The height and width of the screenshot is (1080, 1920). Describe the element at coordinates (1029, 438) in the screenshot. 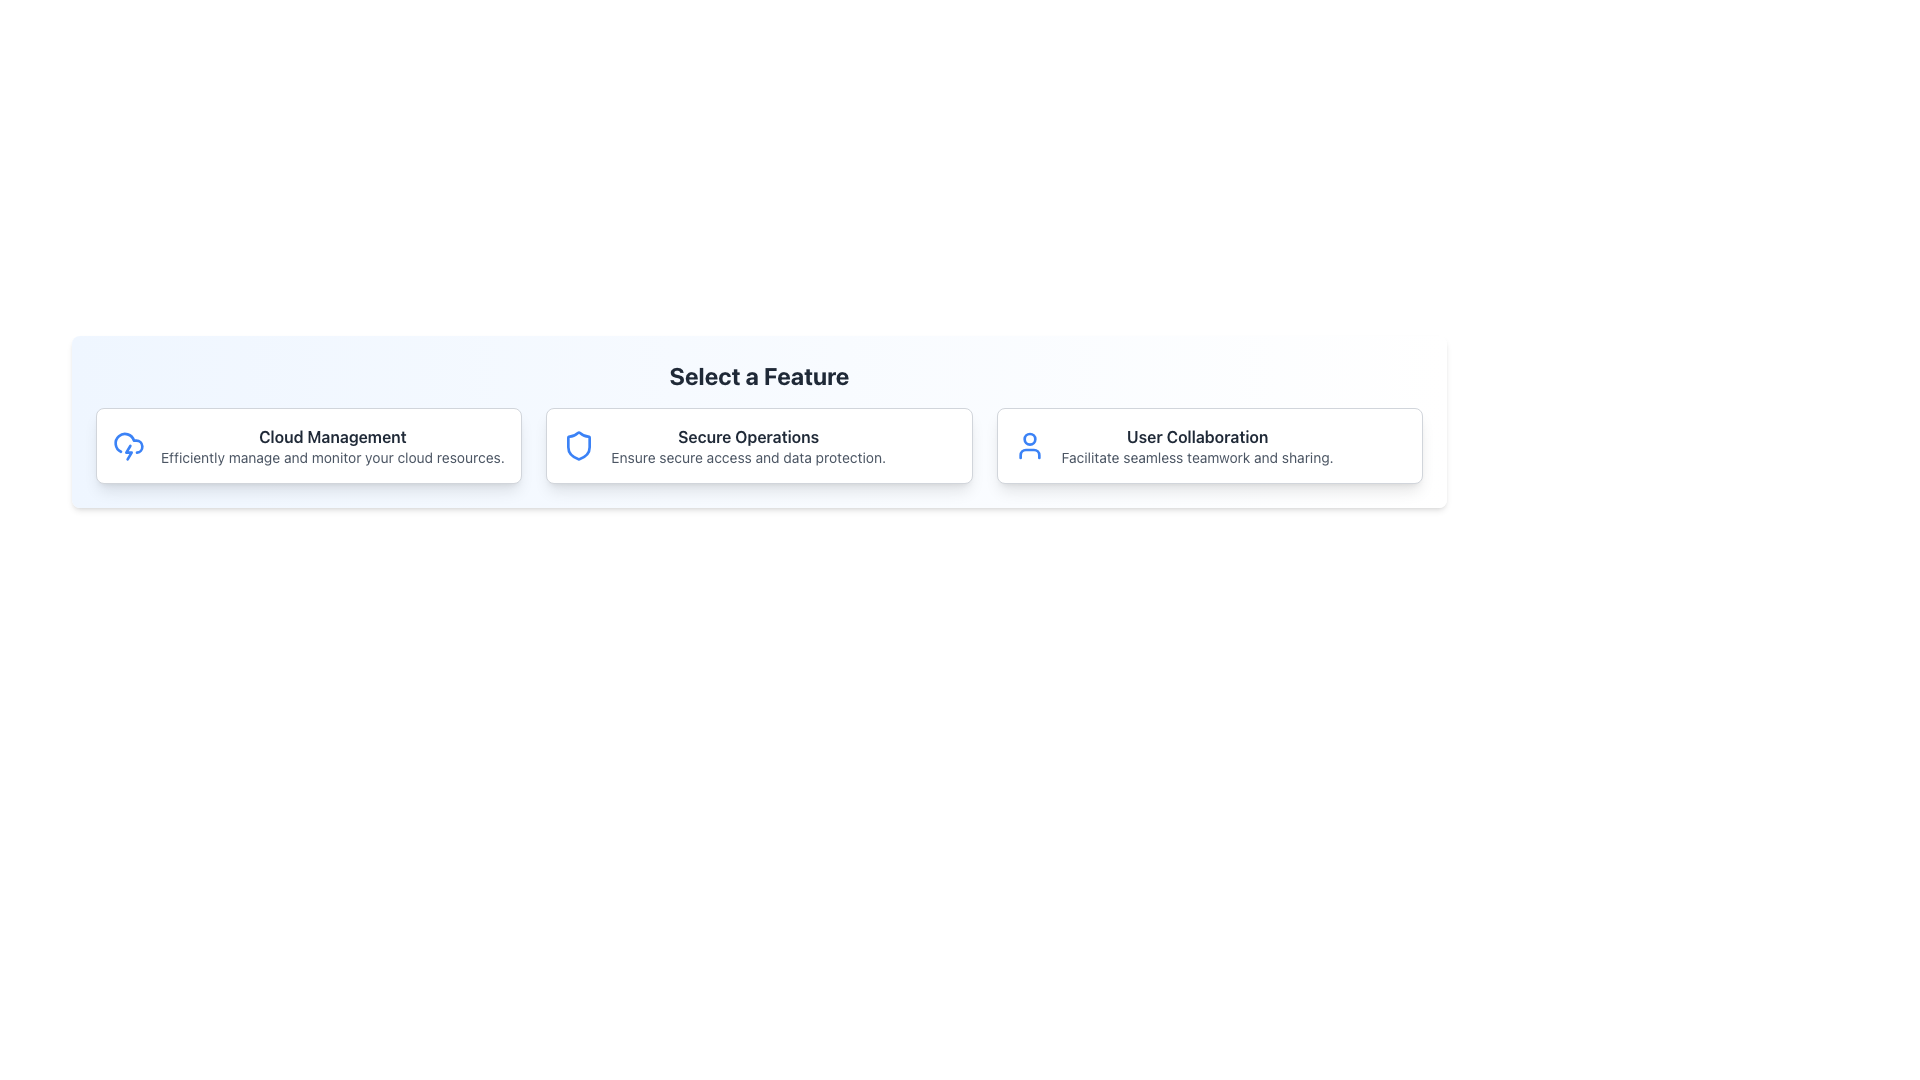

I see `the Circle (SVG Element) that represents the user head in the user icon of the 'User Collaboration' feature card, located on the rightmost side of the feature selection section` at that location.